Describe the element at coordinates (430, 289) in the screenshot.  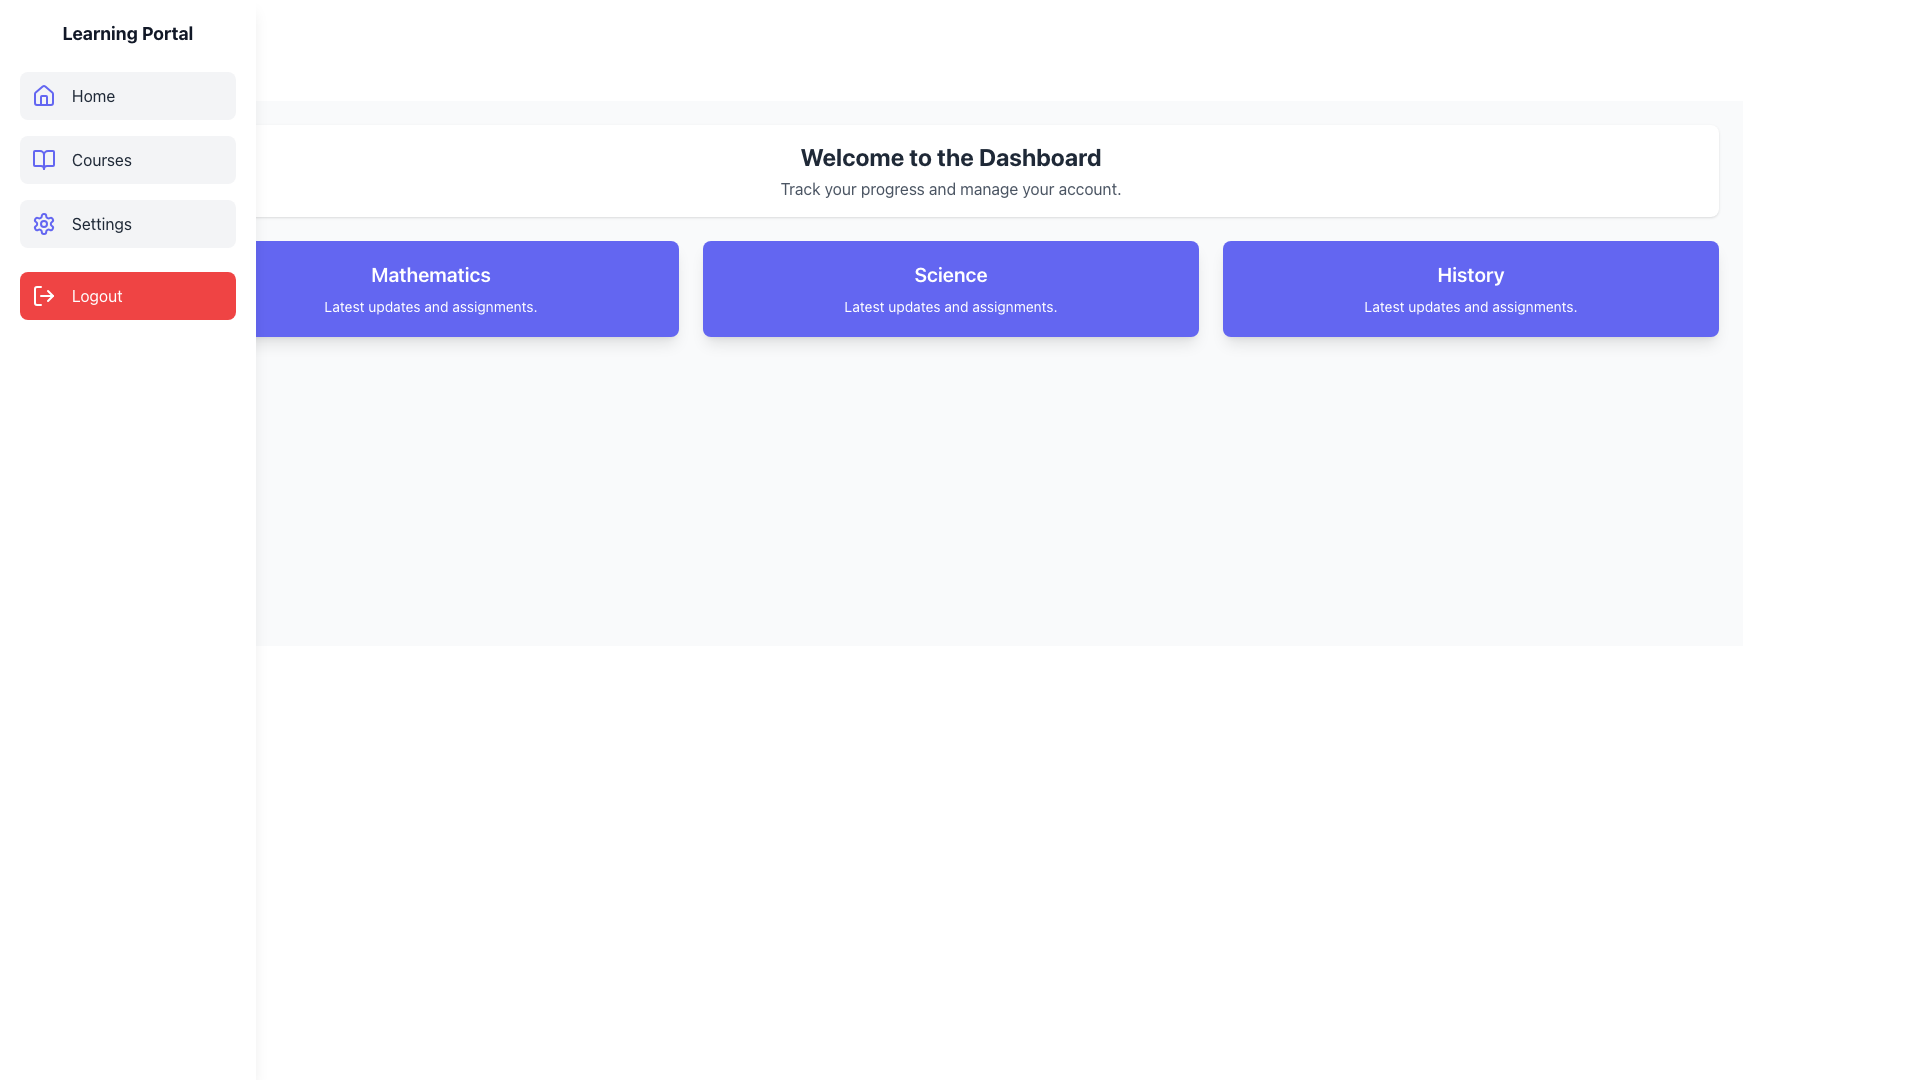
I see `the 'Mathematics' informational card, which features a purple background, white text, and is the first card in a grid layout` at that location.